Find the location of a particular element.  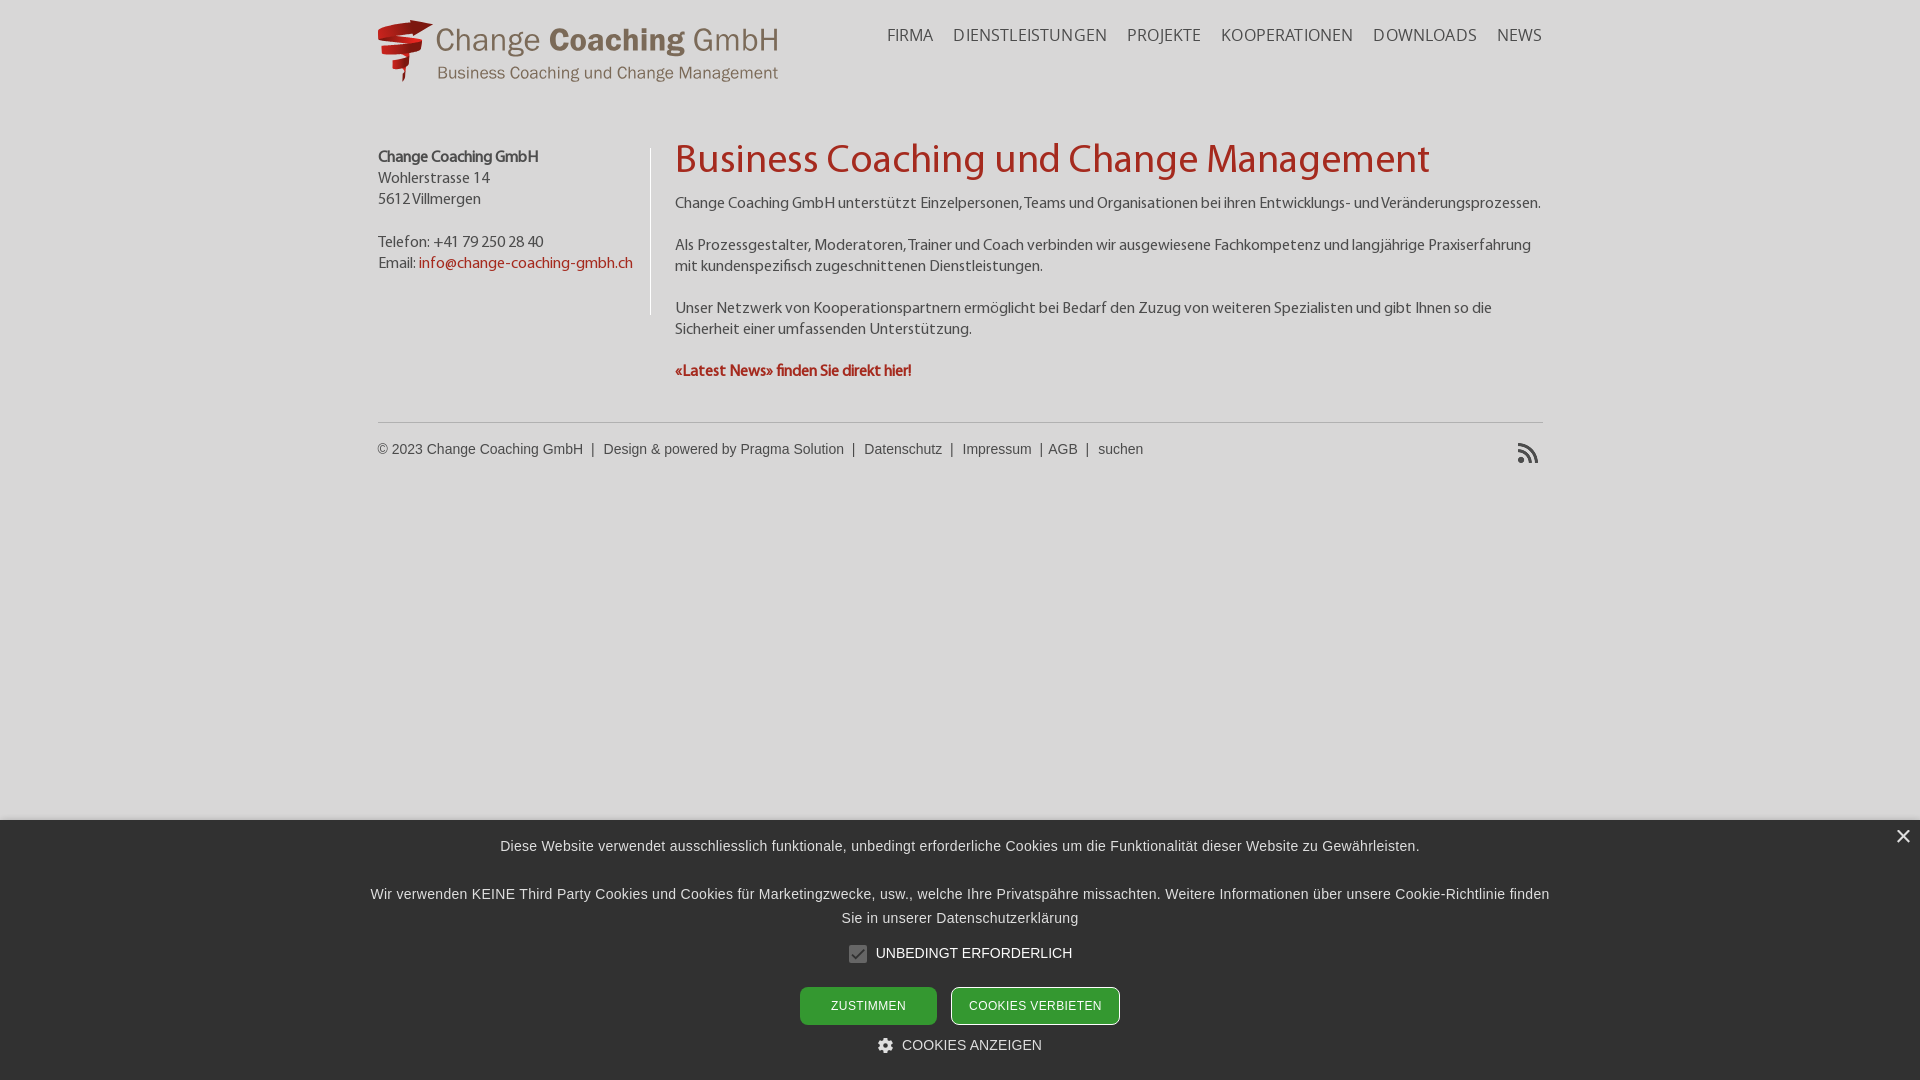

'Design & powered by Pragma Solution  |  ' is located at coordinates (733, 447).